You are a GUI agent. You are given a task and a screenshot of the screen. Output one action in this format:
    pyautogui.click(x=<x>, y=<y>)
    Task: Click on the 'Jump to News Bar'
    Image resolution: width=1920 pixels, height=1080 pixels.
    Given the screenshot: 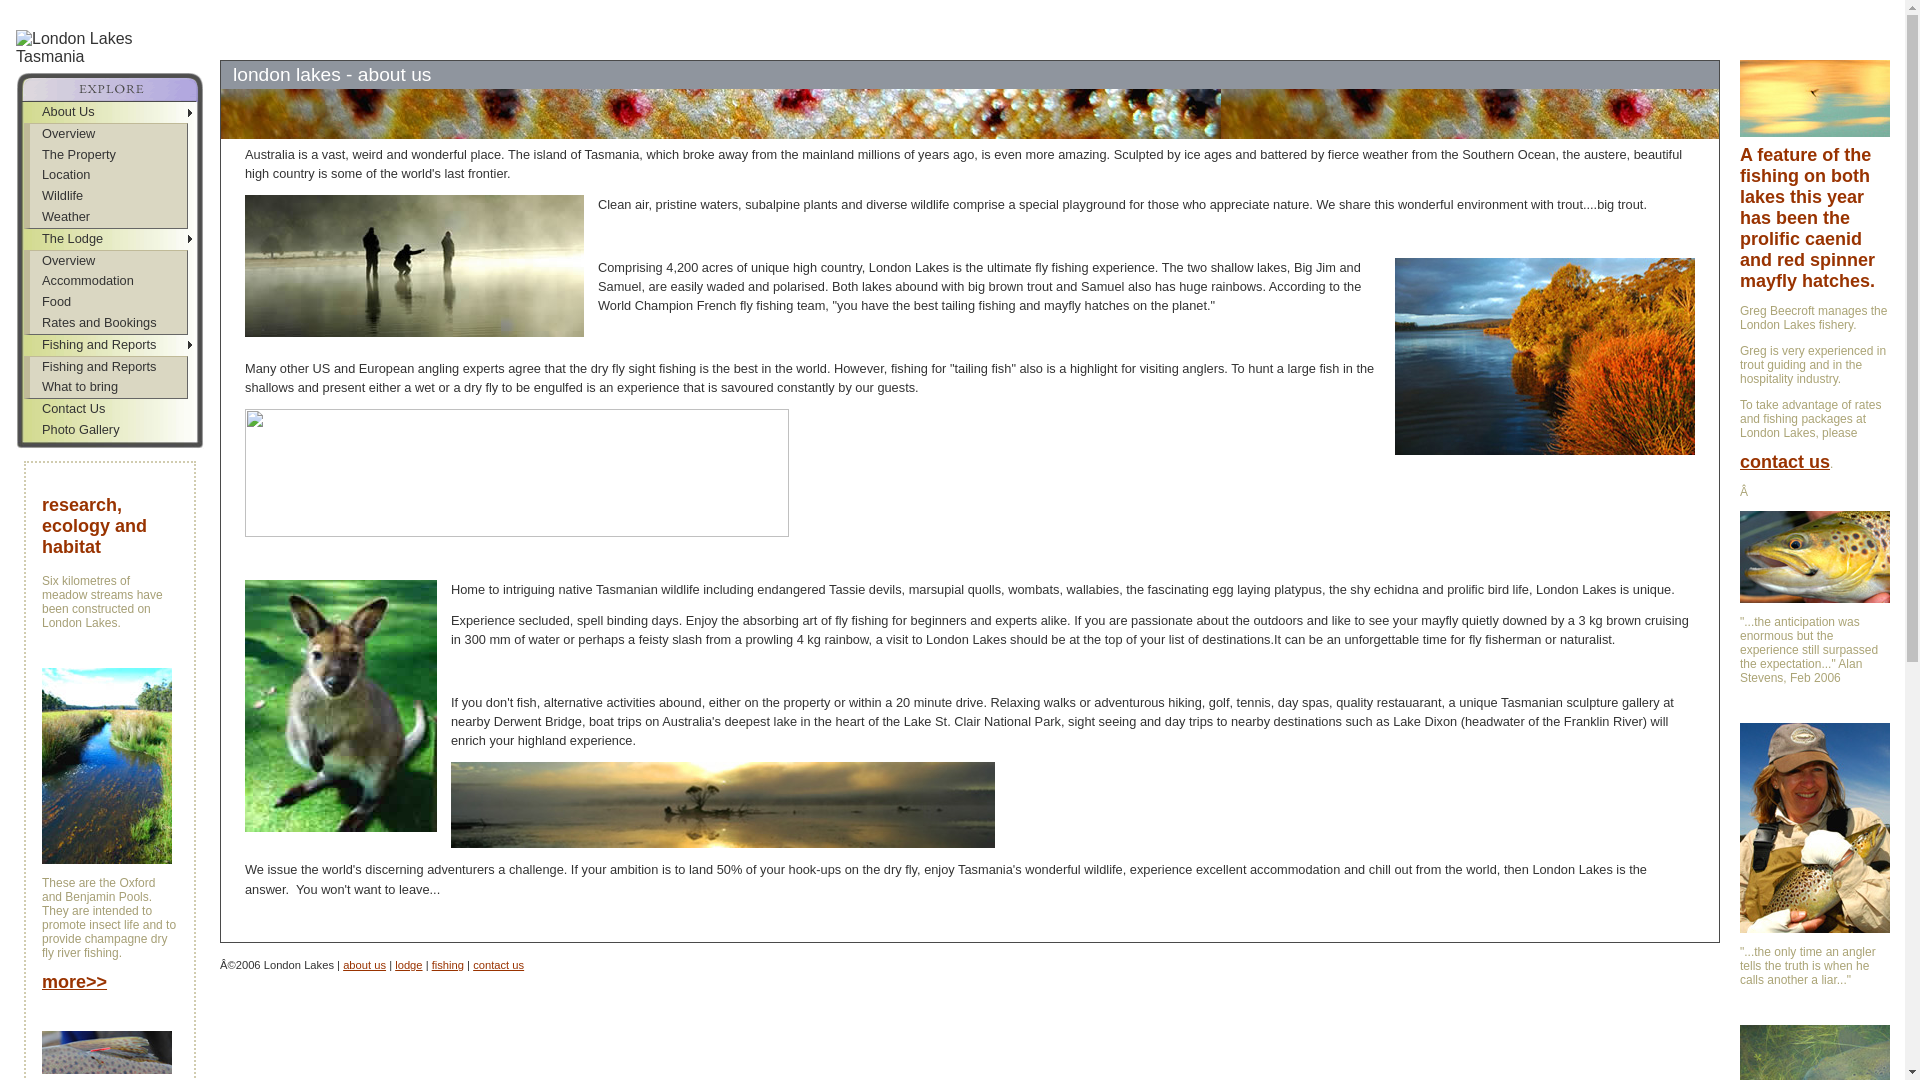 What is the action you would take?
    pyautogui.click(x=254, y=7)
    